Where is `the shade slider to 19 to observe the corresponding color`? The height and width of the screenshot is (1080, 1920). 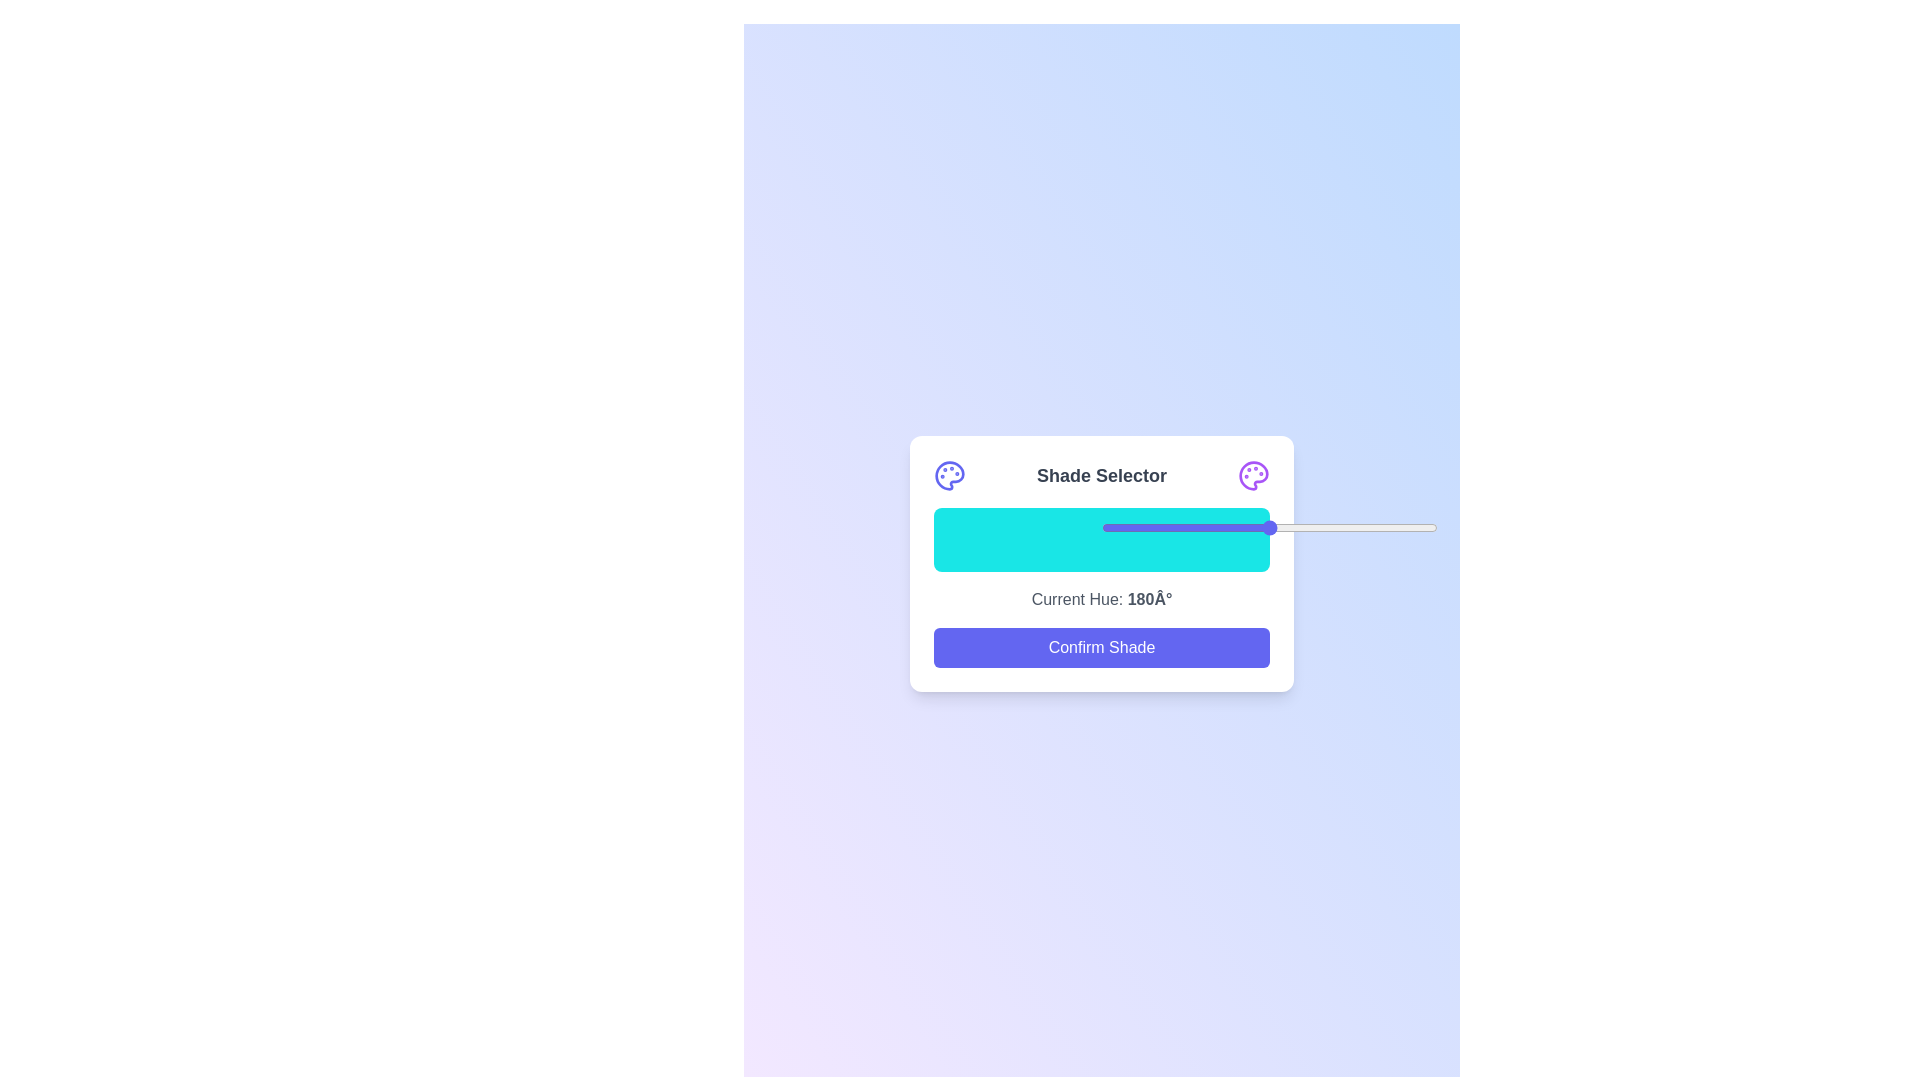
the shade slider to 19 to observe the corresponding color is located at coordinates (997, 540).